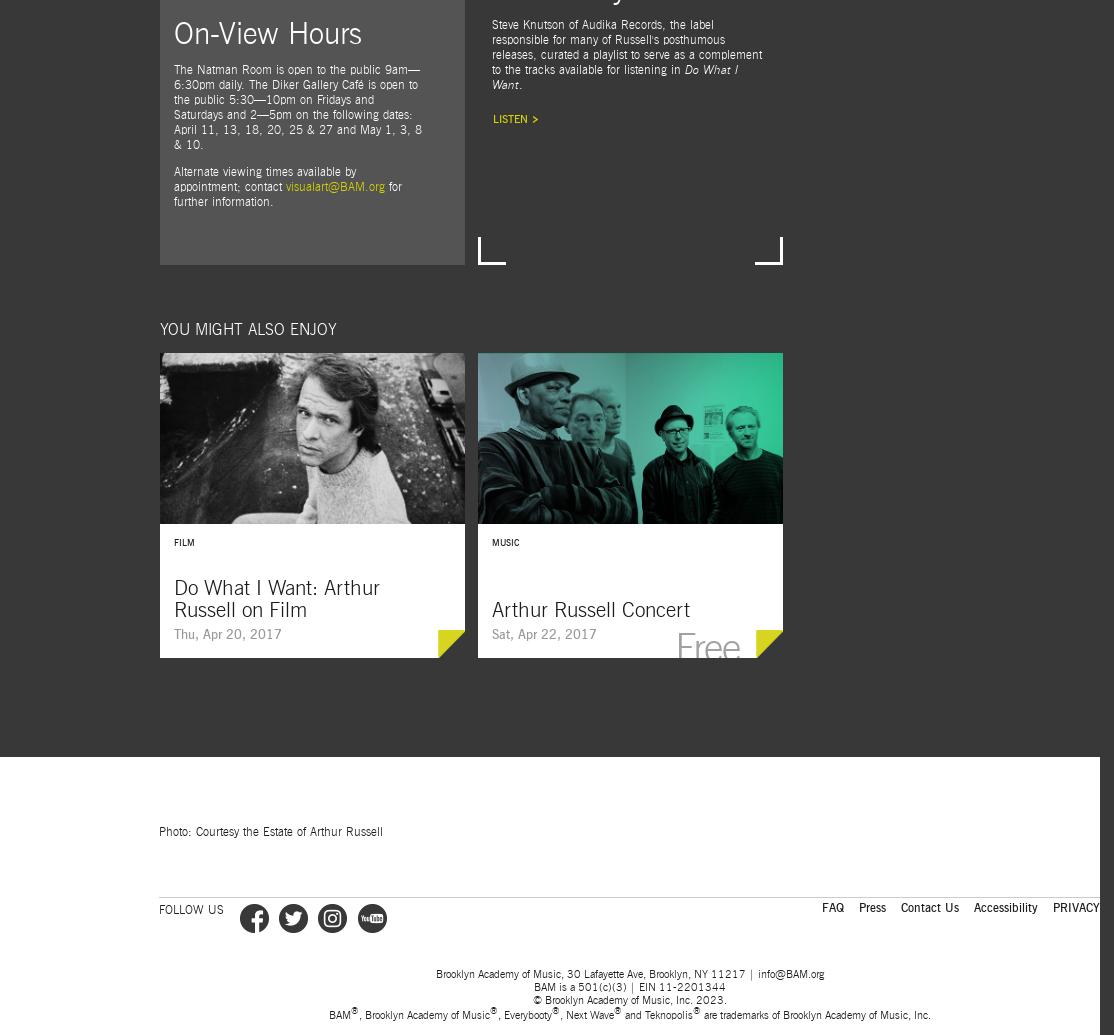 This screenshot has height=1035, width=1114. Describe the element at coordinates (158, 329) in the screenshot. I see `'YOU MIGHT ALSO ENJOY'` at that location.